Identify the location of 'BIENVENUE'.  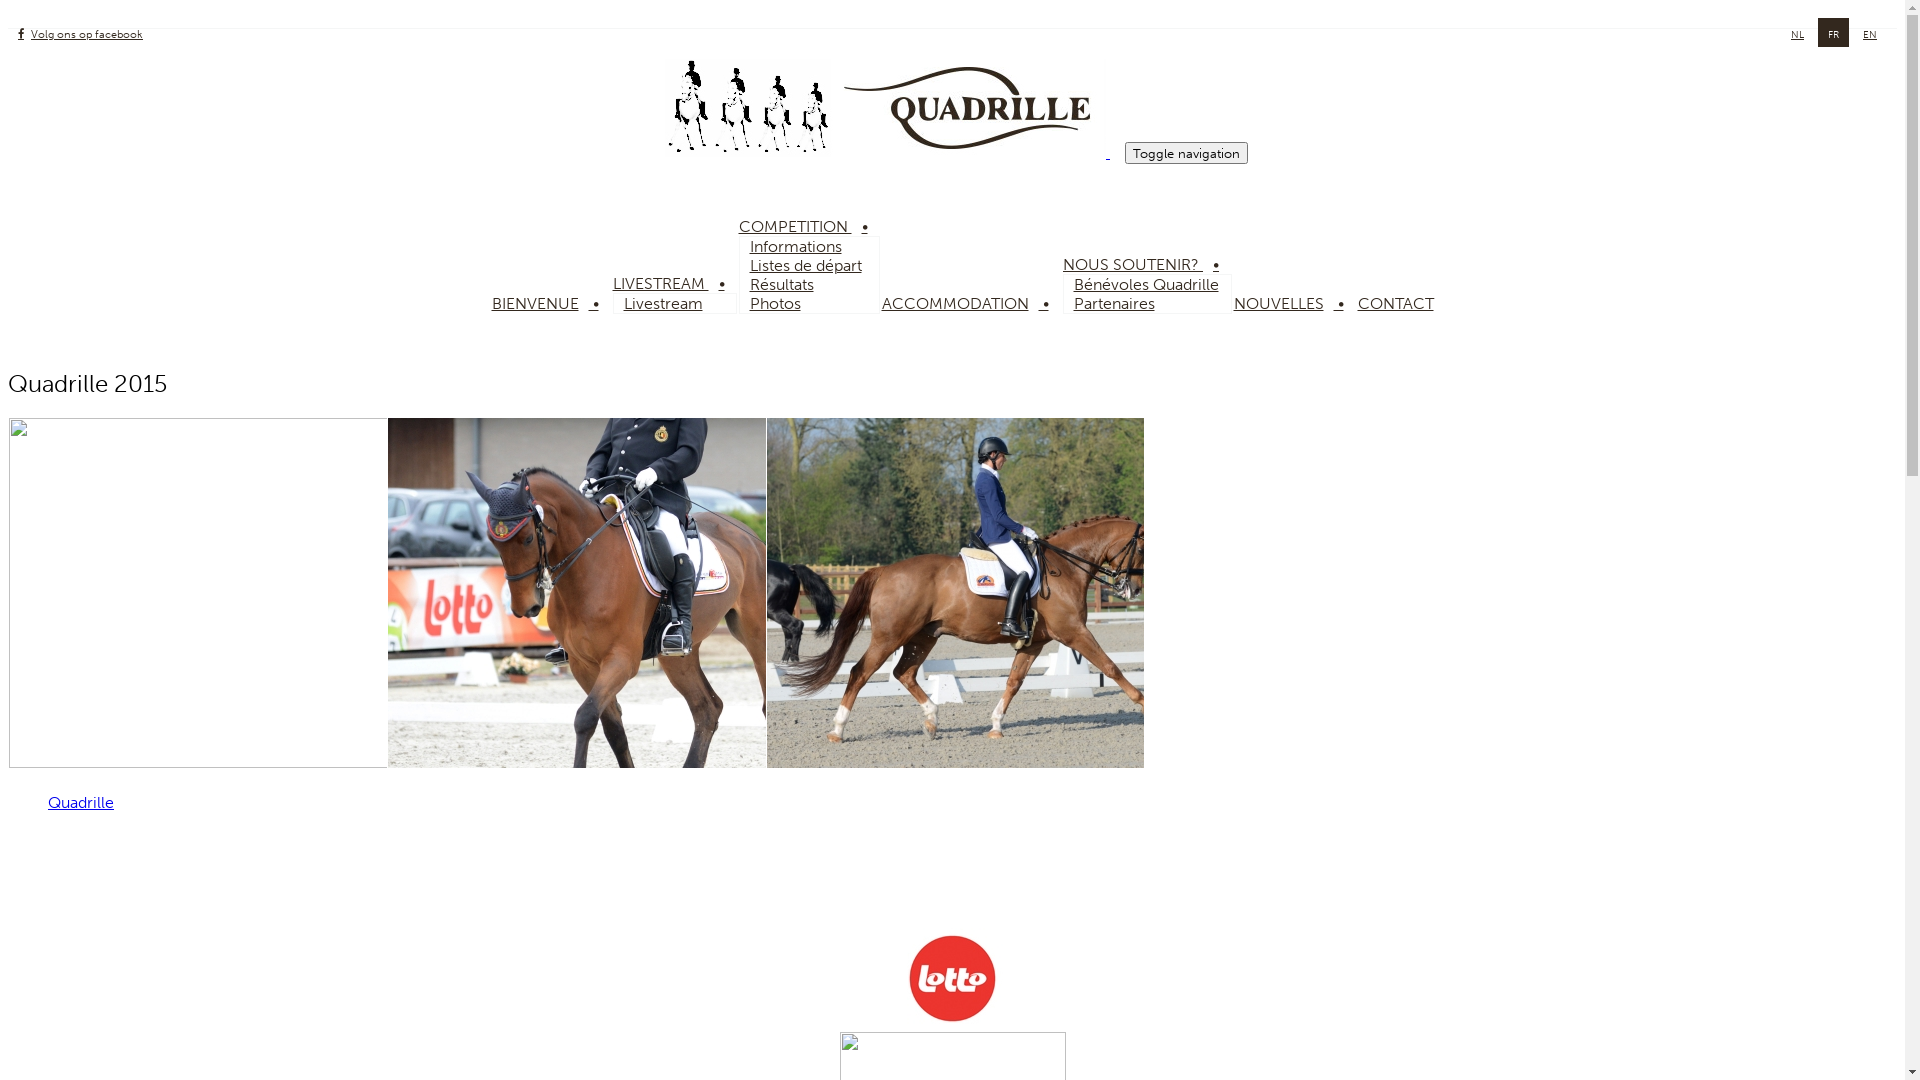
(550, 303).